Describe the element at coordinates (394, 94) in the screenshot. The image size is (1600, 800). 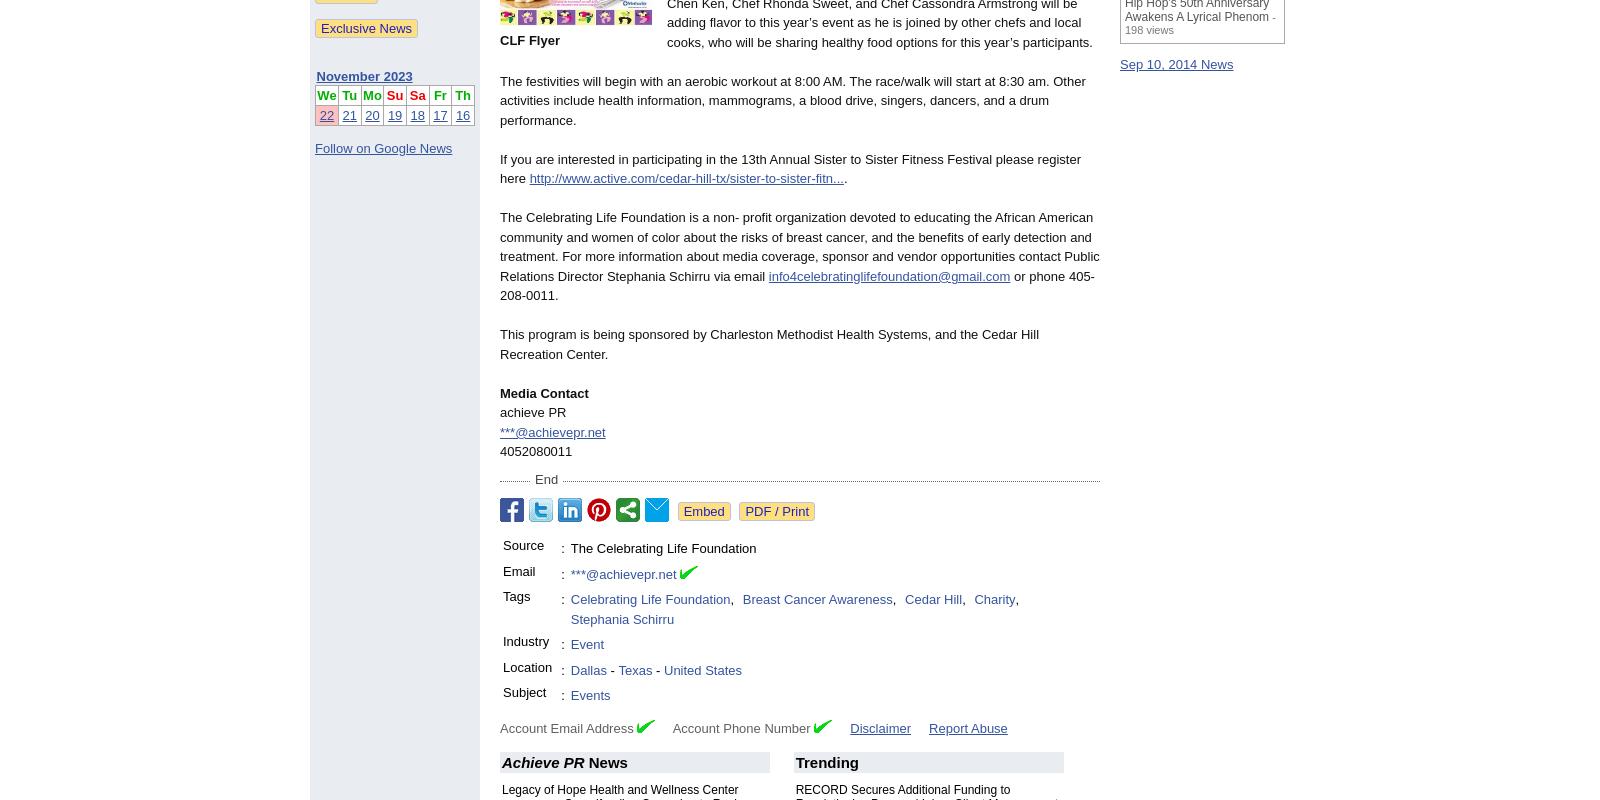
I see `'Su'` at that location.